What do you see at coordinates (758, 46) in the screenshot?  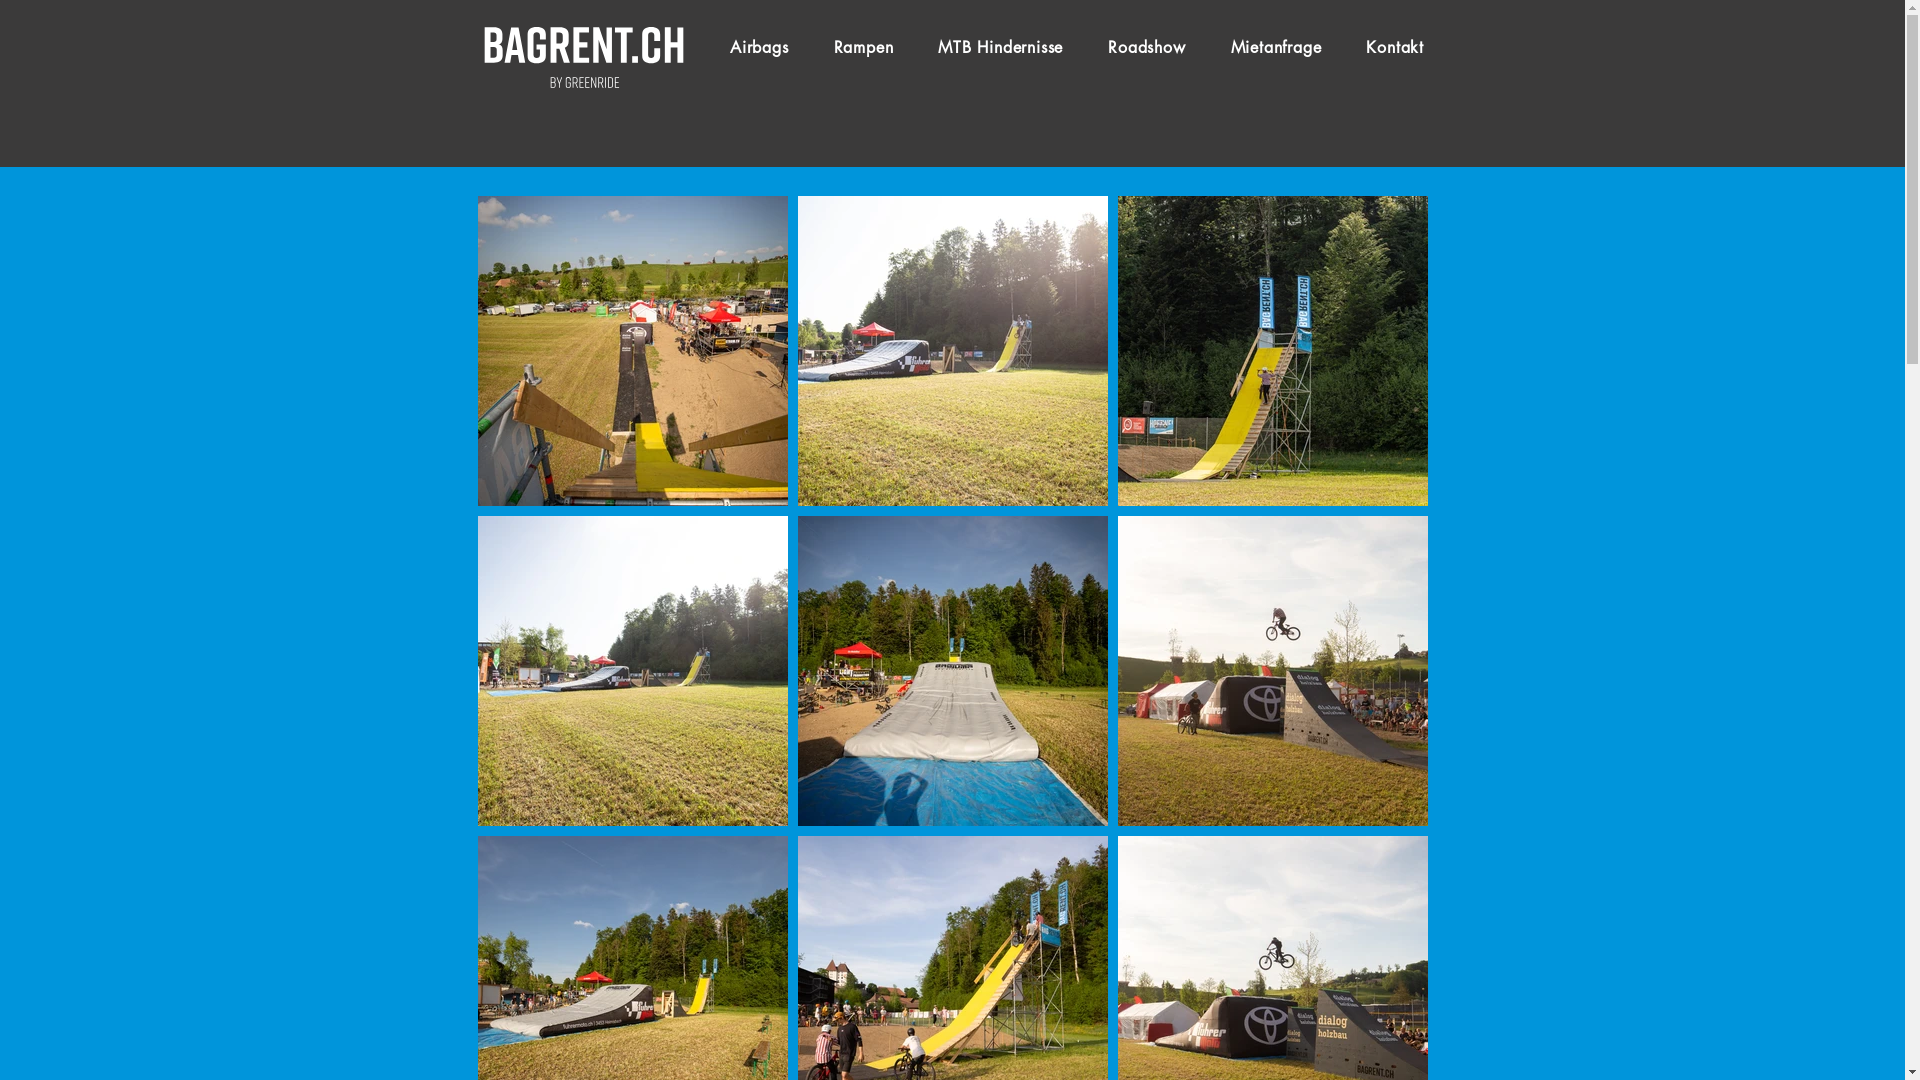 I see `'Airbags'` at bounding box center [758, 46].